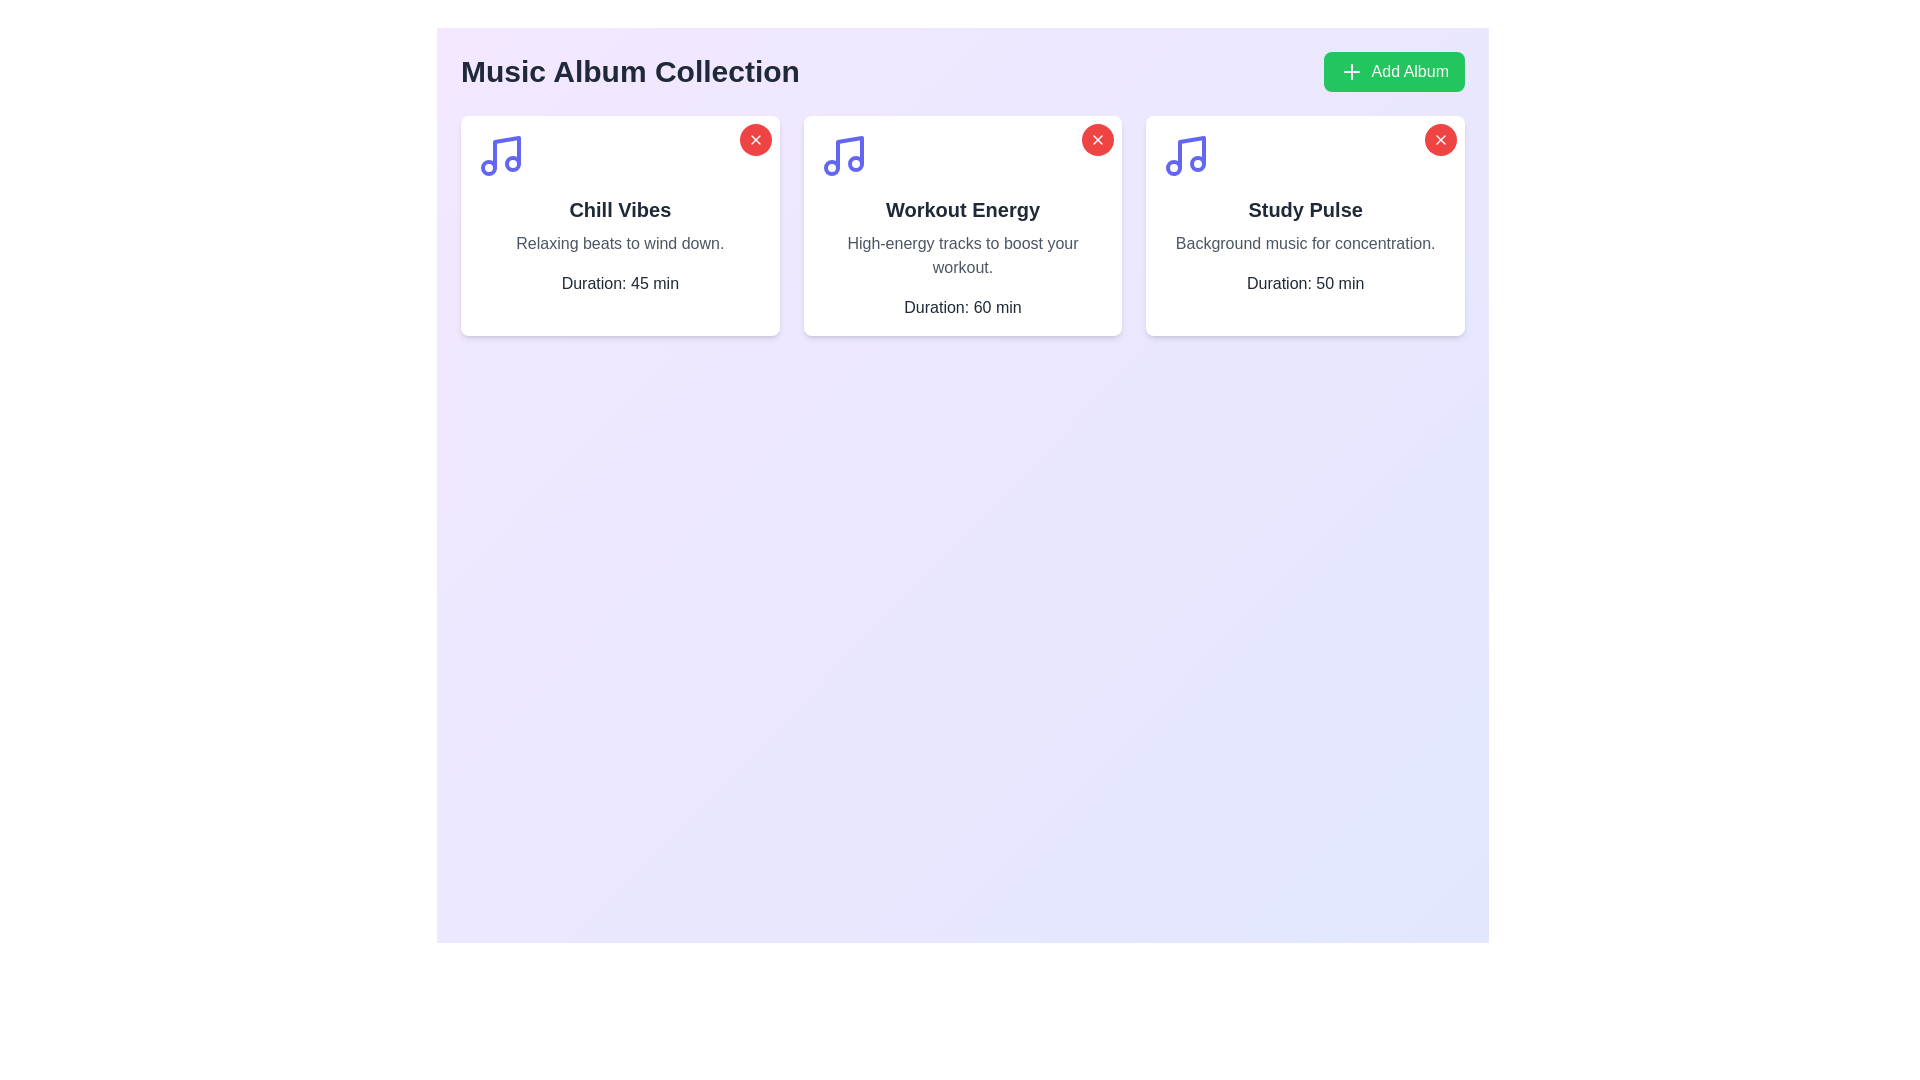 This screenshot has height=1080, width=1920. Describe the element at coordinates (1305, 209) in the screenshot. I see `the text label displaying 'Study Pulse'` at that location.